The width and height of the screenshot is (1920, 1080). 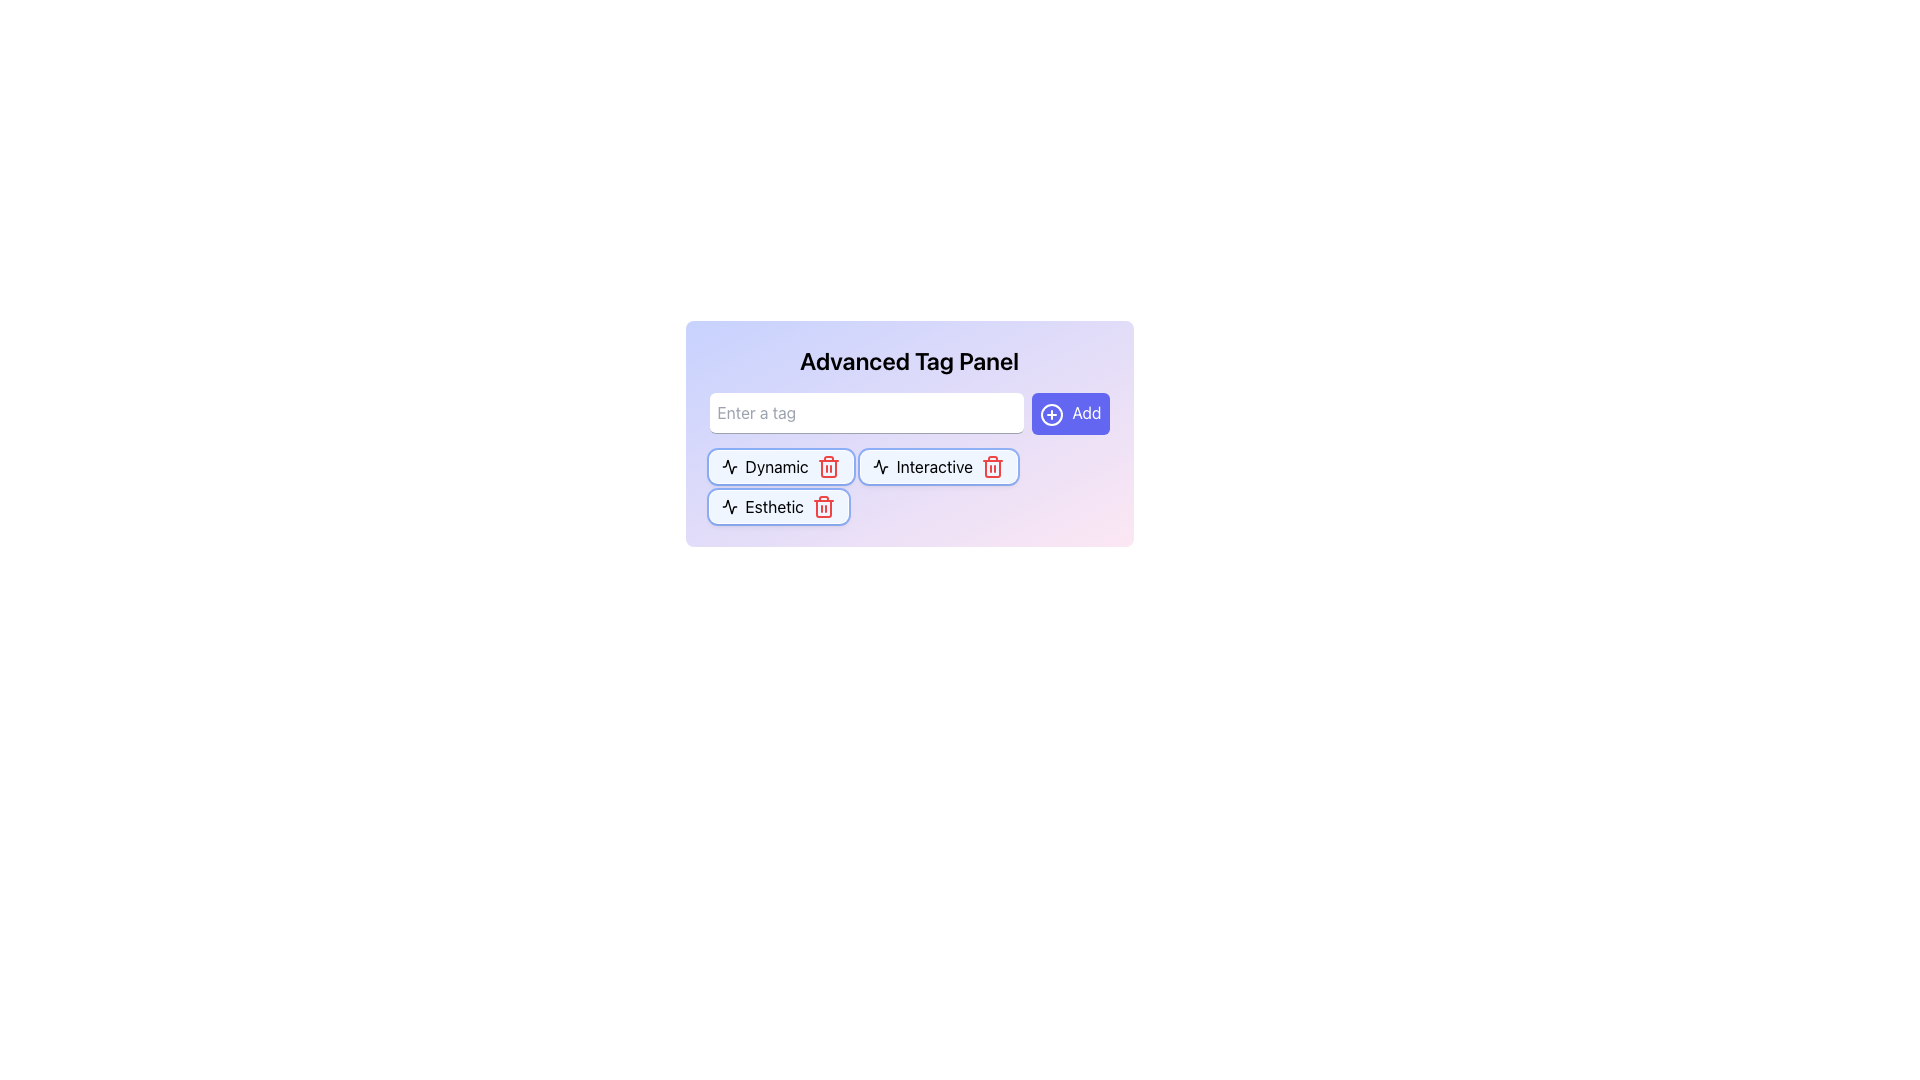 What do you see at coordinates (780, 466) in the screenshot?
I see `'Dynamic' button, which is a rounded rectangular button with a light blue background, located below the input field in the 'Advanced Tag Panel'` at bounding box center [780, 466].